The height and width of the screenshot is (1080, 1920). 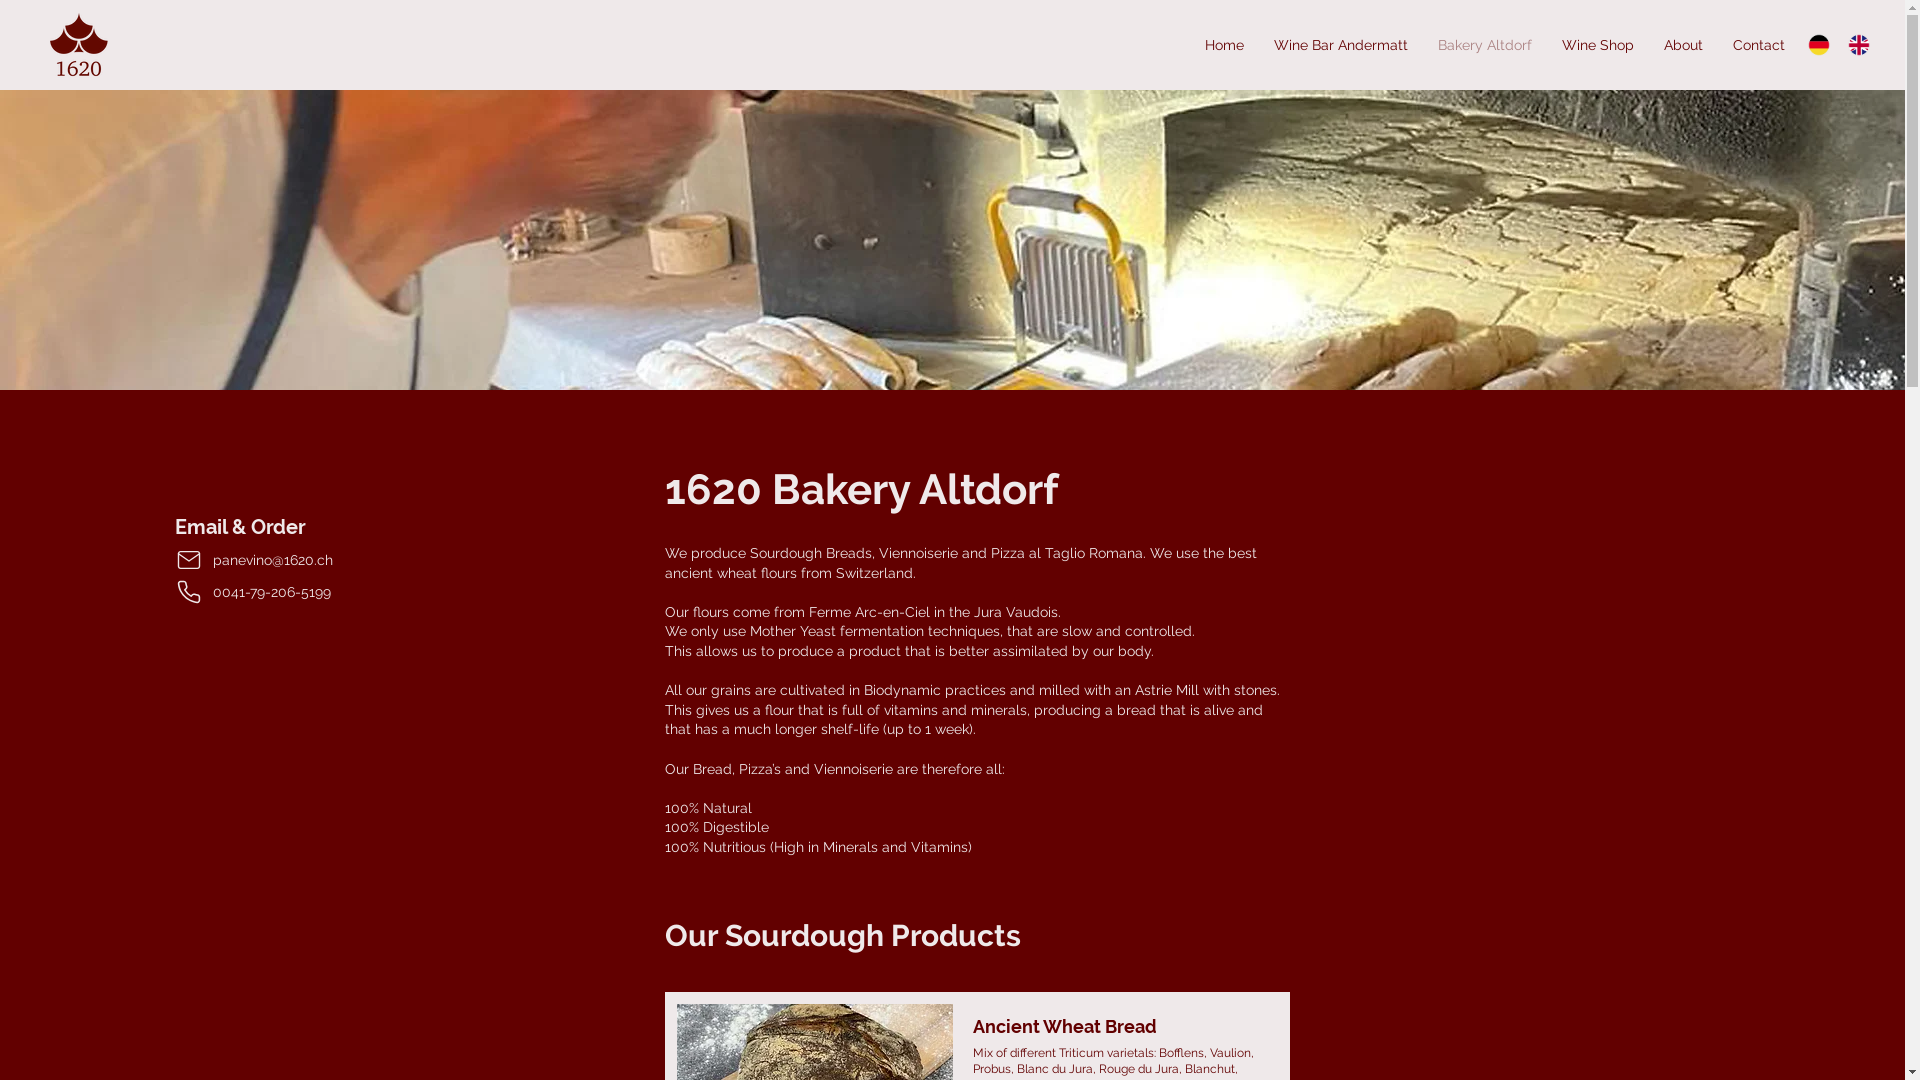 I want to click on '0041-79-206-5199', so click(x=277, y=590).